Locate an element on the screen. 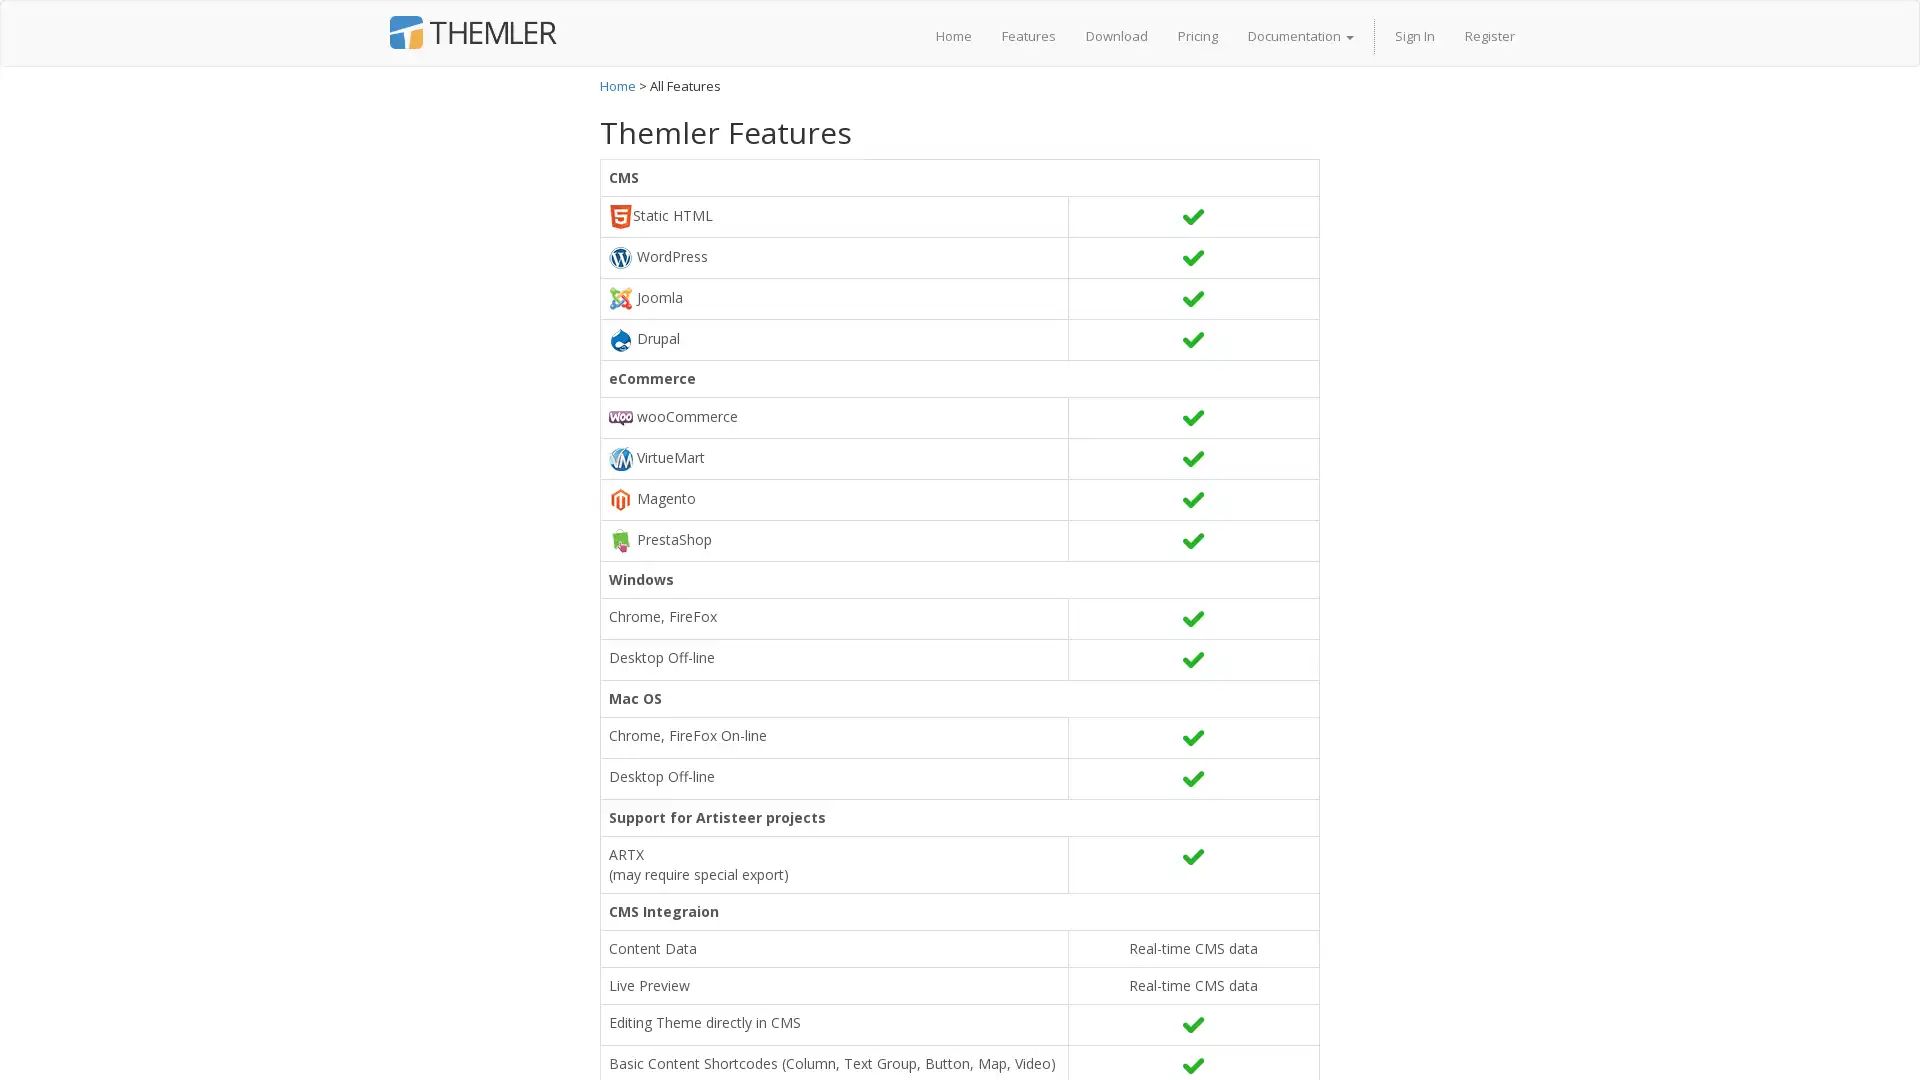  Documentation is located at coordinates (1300, 35).